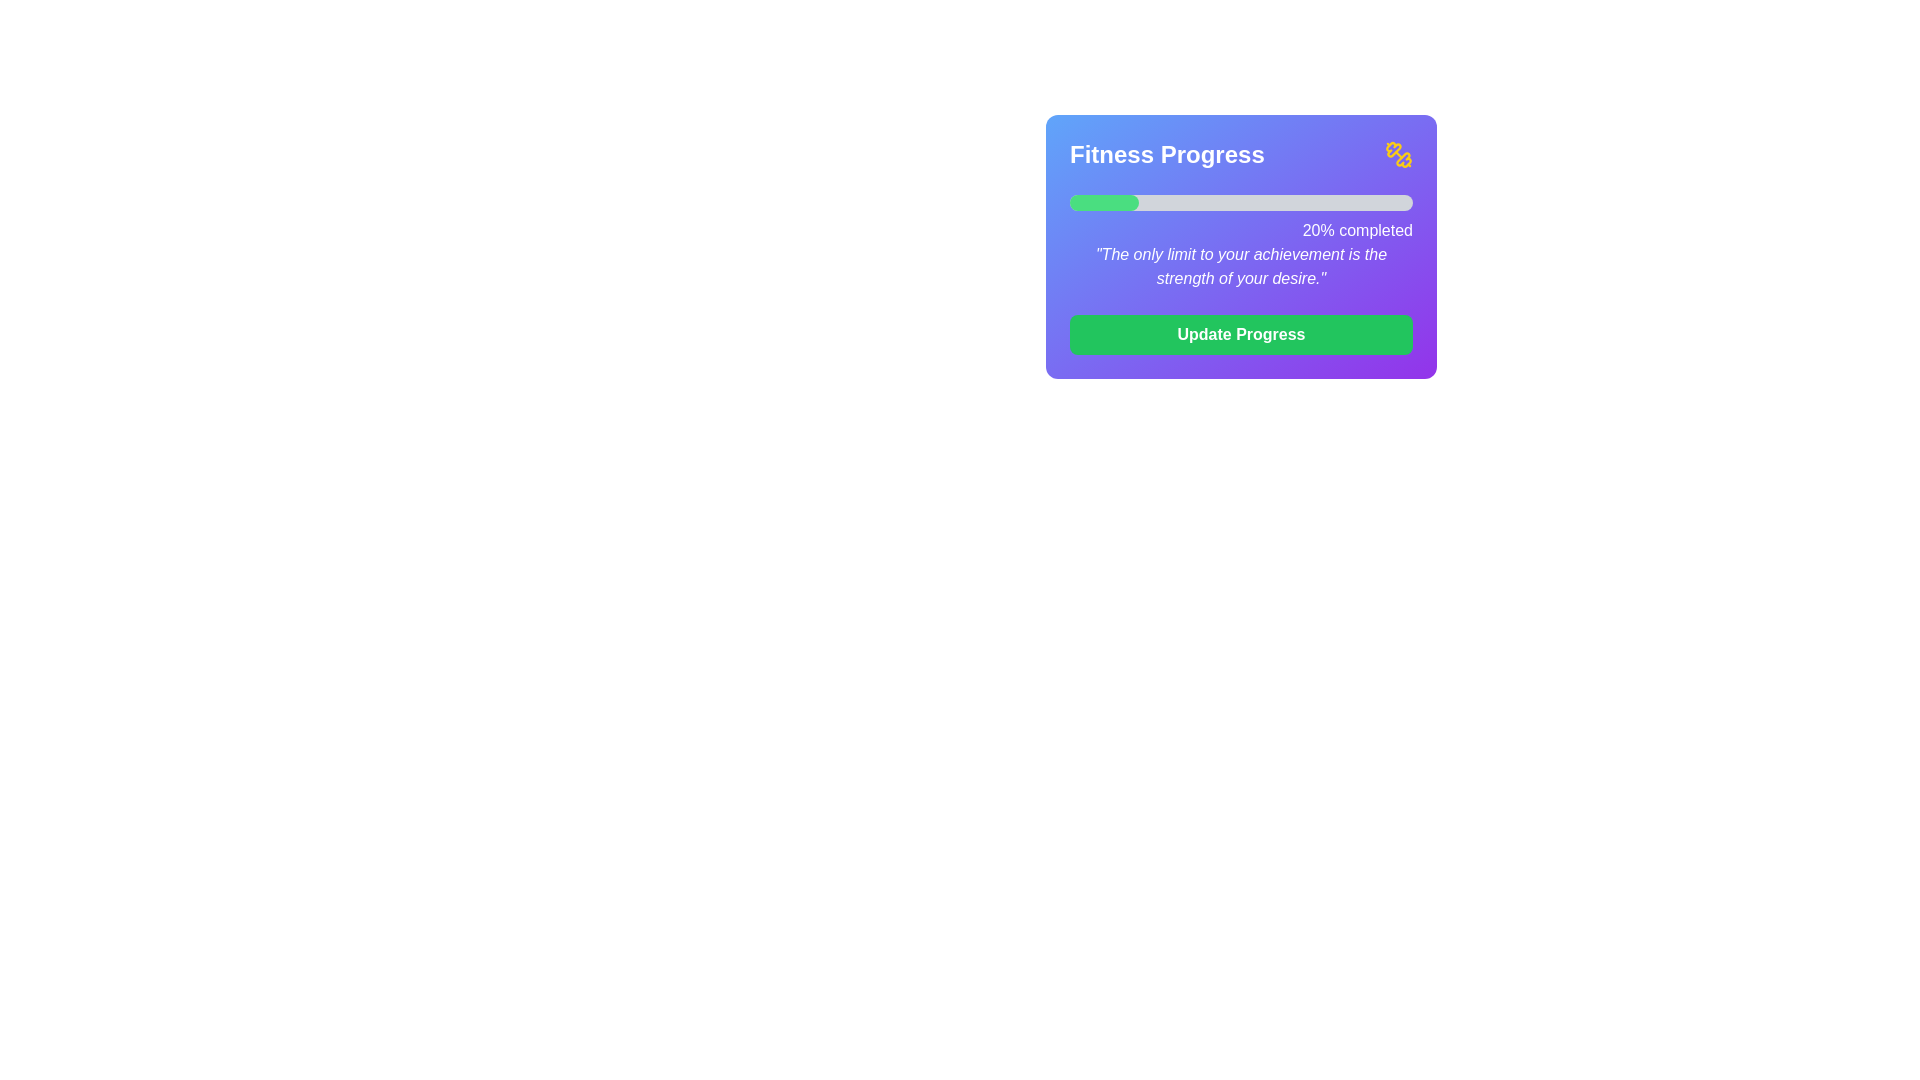  I want to click on the static text display component that reads 'The only limit to your achievement is the strength of your desire.' which is located below the progress bar description and above the green button labeled 'Update Progress', so click(1240, 265).